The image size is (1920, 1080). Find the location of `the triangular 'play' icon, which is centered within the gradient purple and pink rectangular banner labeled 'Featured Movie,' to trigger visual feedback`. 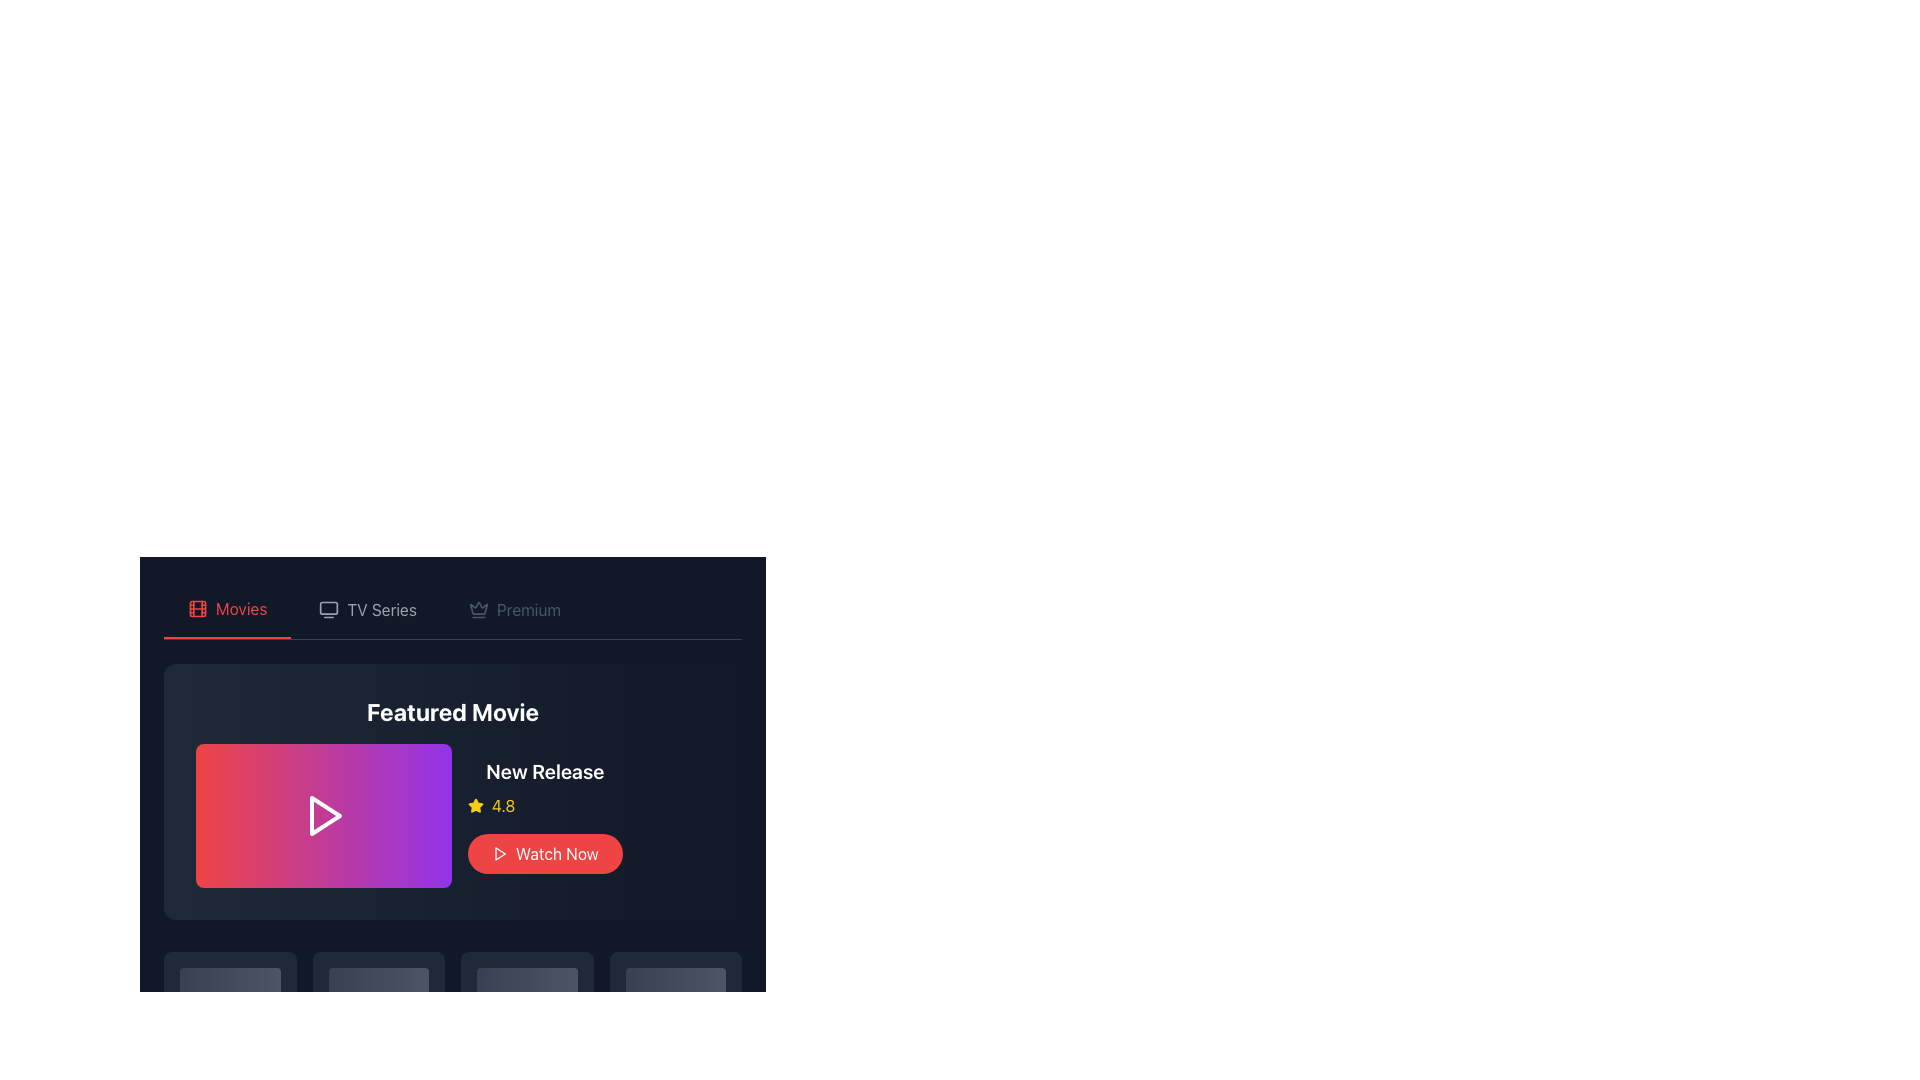

the triangular 'play' icon, which is centered within the gradient purple and pink rectangular banner labeled 'Featured Movie,' to trigger visual feedback is located at coordinates (326, 816).